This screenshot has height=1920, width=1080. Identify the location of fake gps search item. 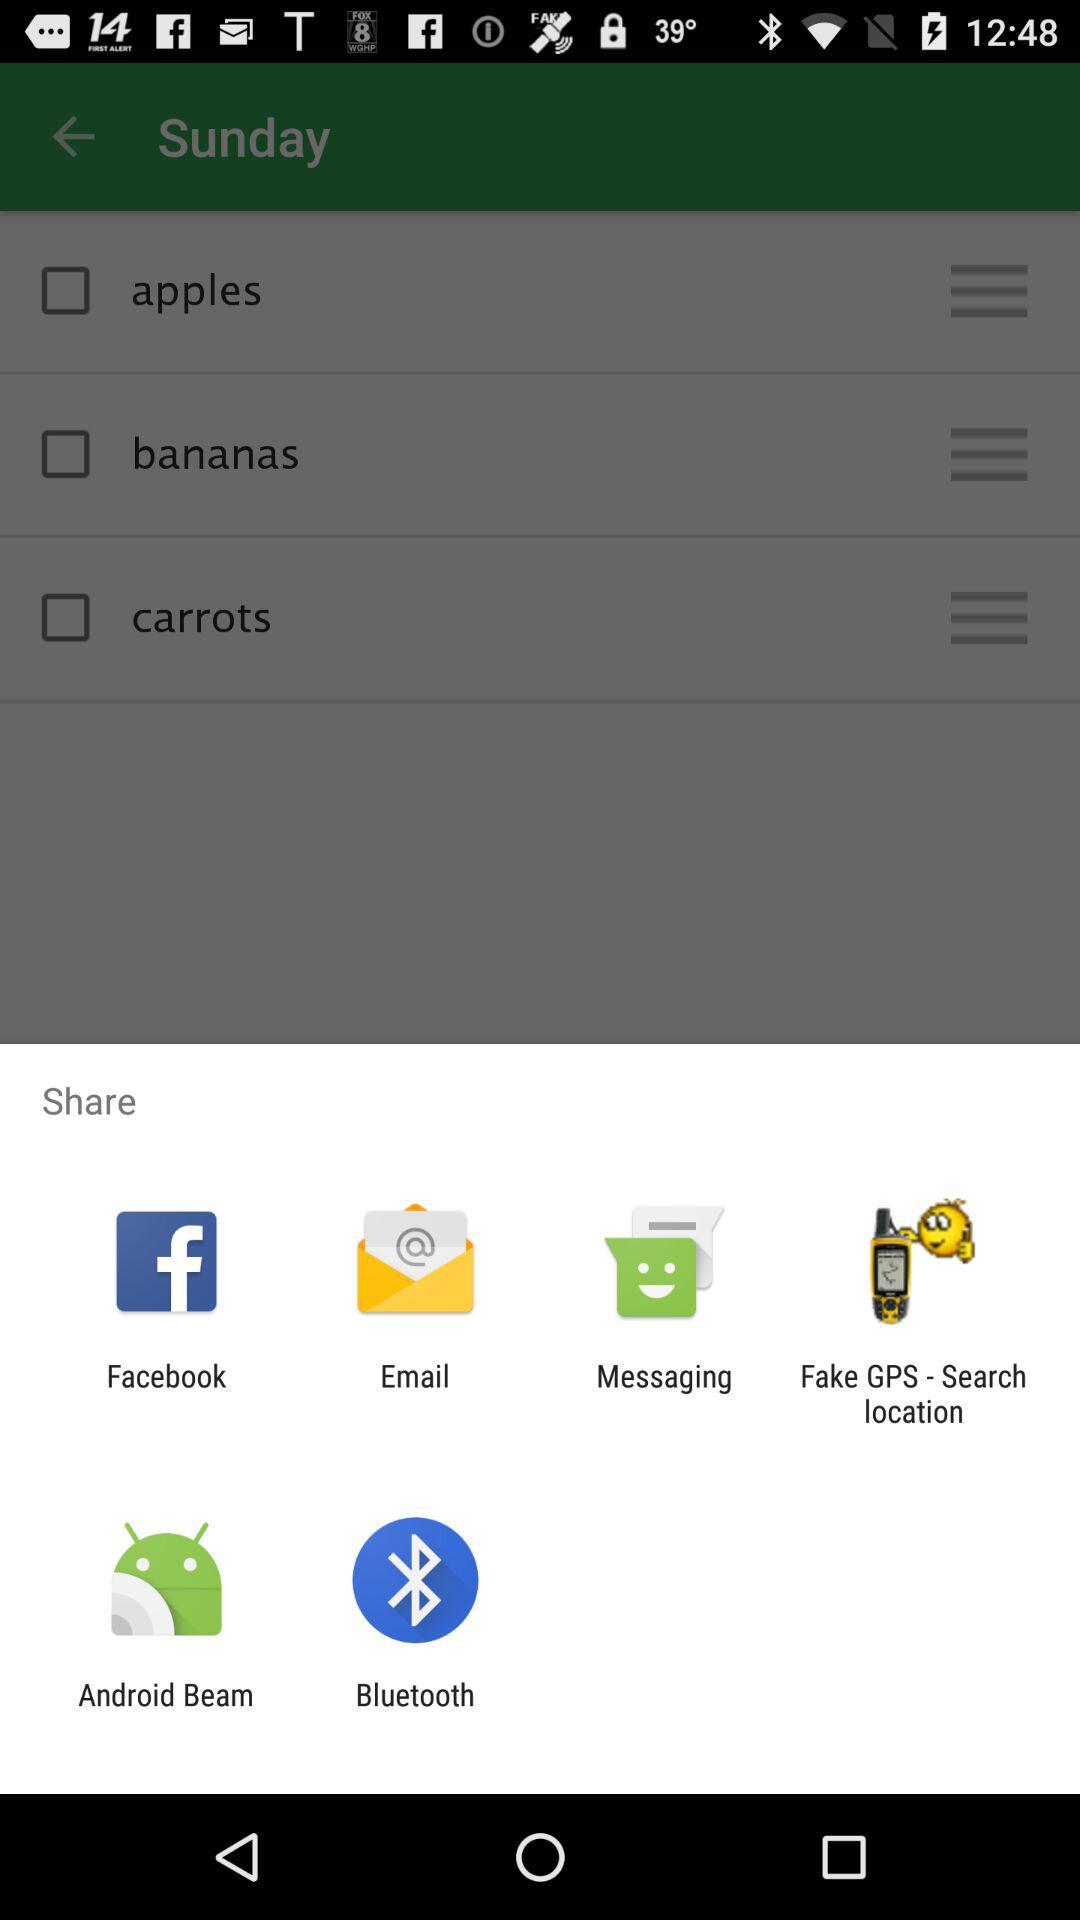
(913, 1392).